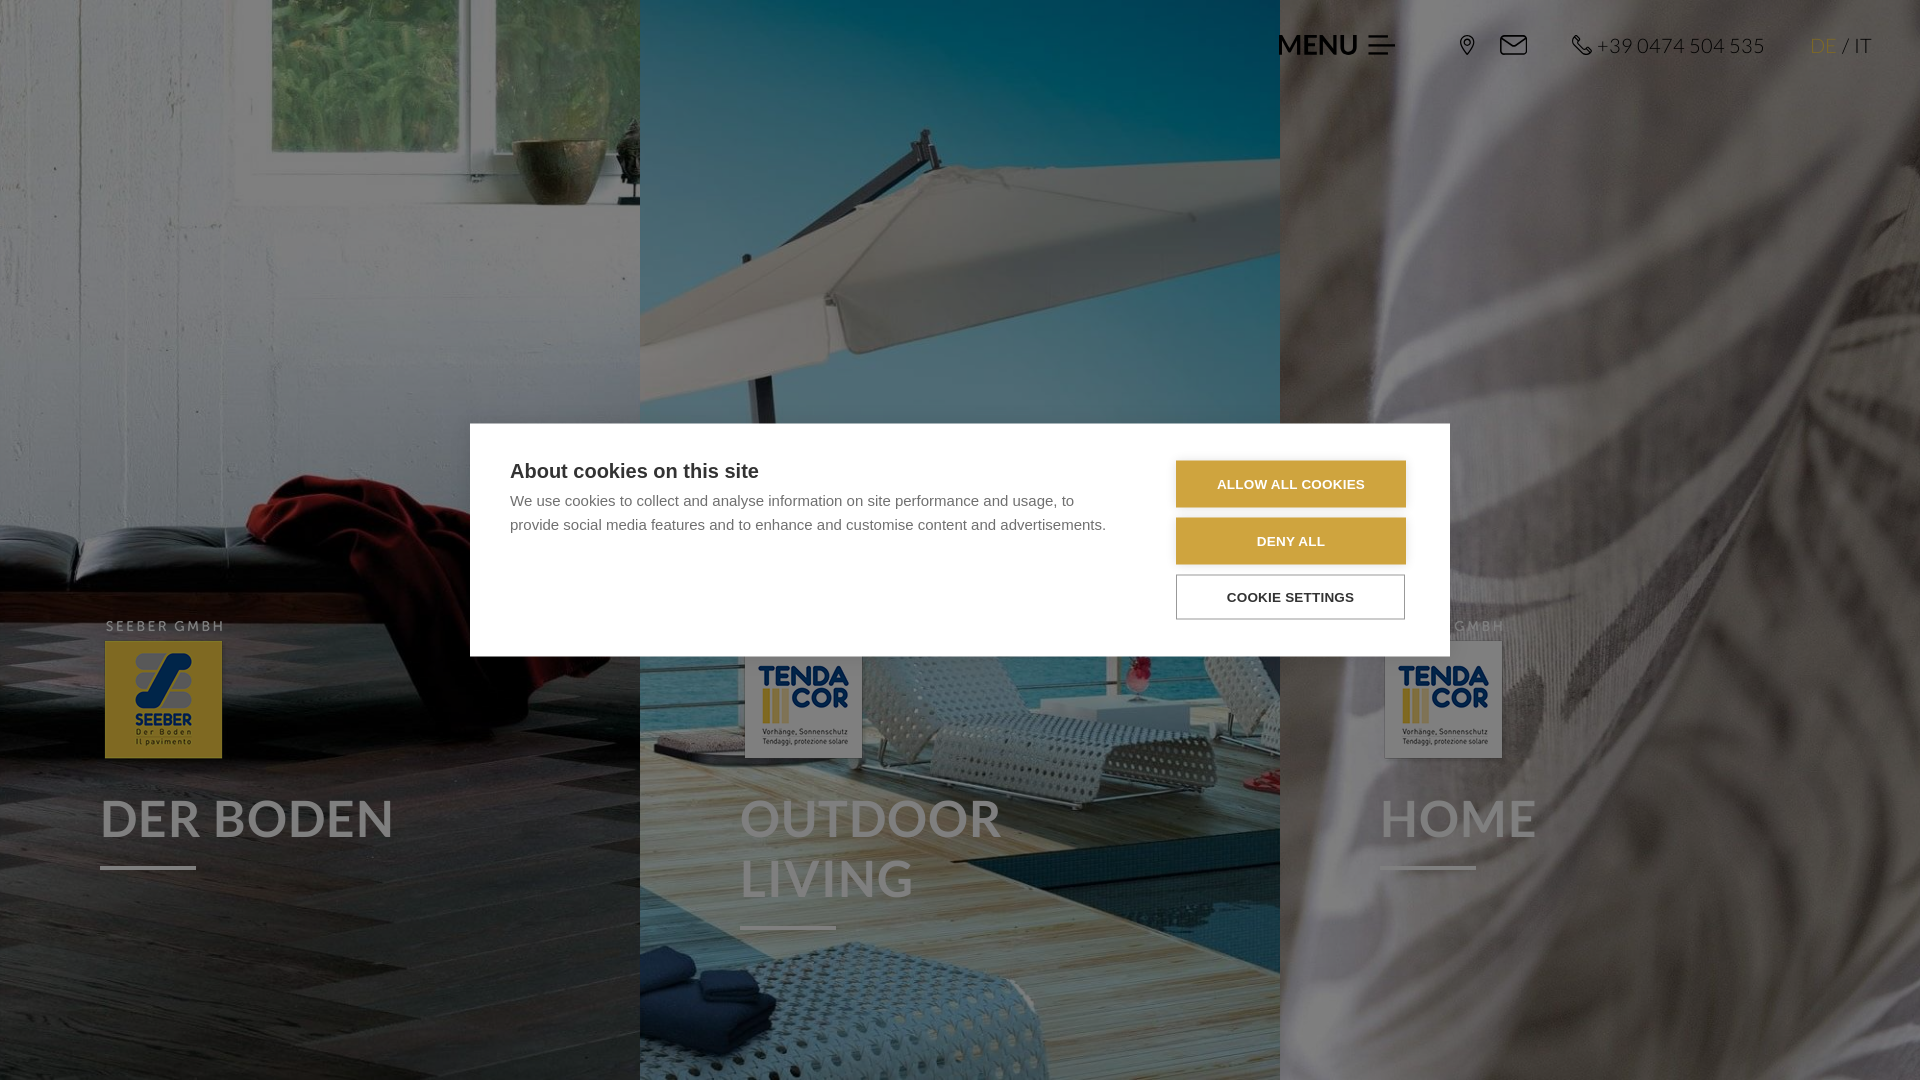  Describe the element at coordinates (1598, 745) in the screenshot. I see `'HOME'` at that location.